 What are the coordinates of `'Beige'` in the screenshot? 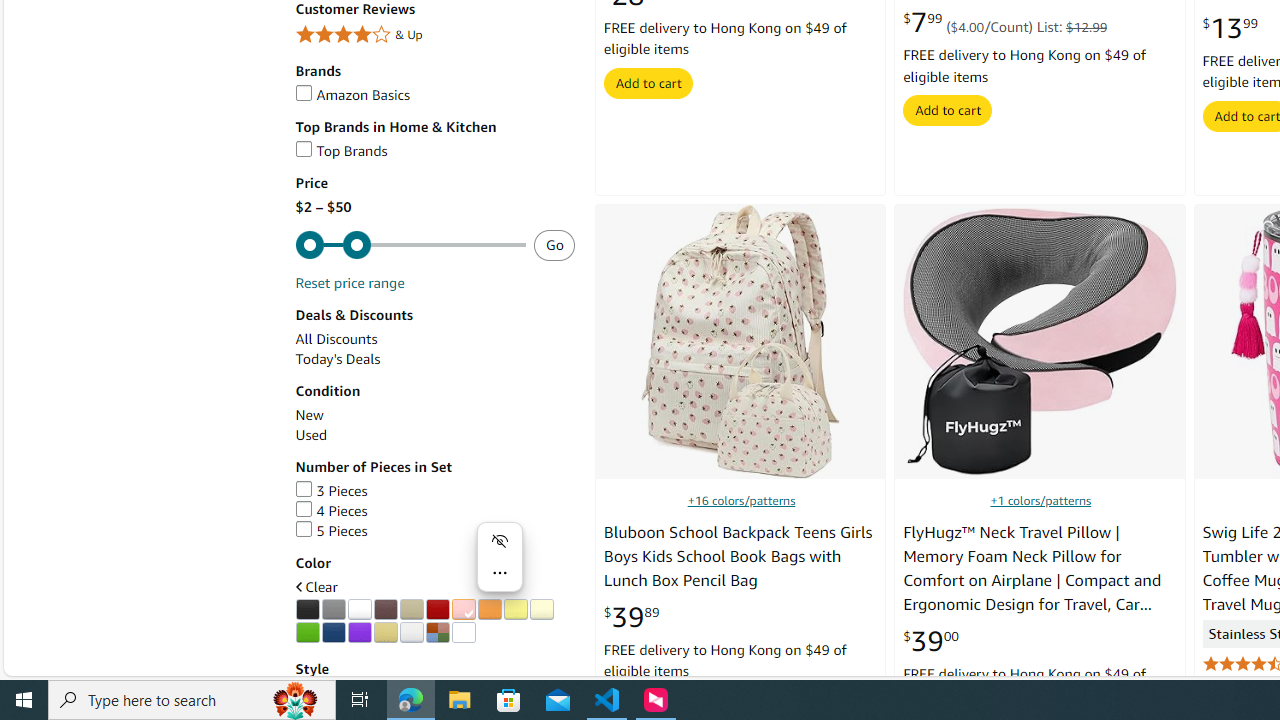 It's located at (410, 608).